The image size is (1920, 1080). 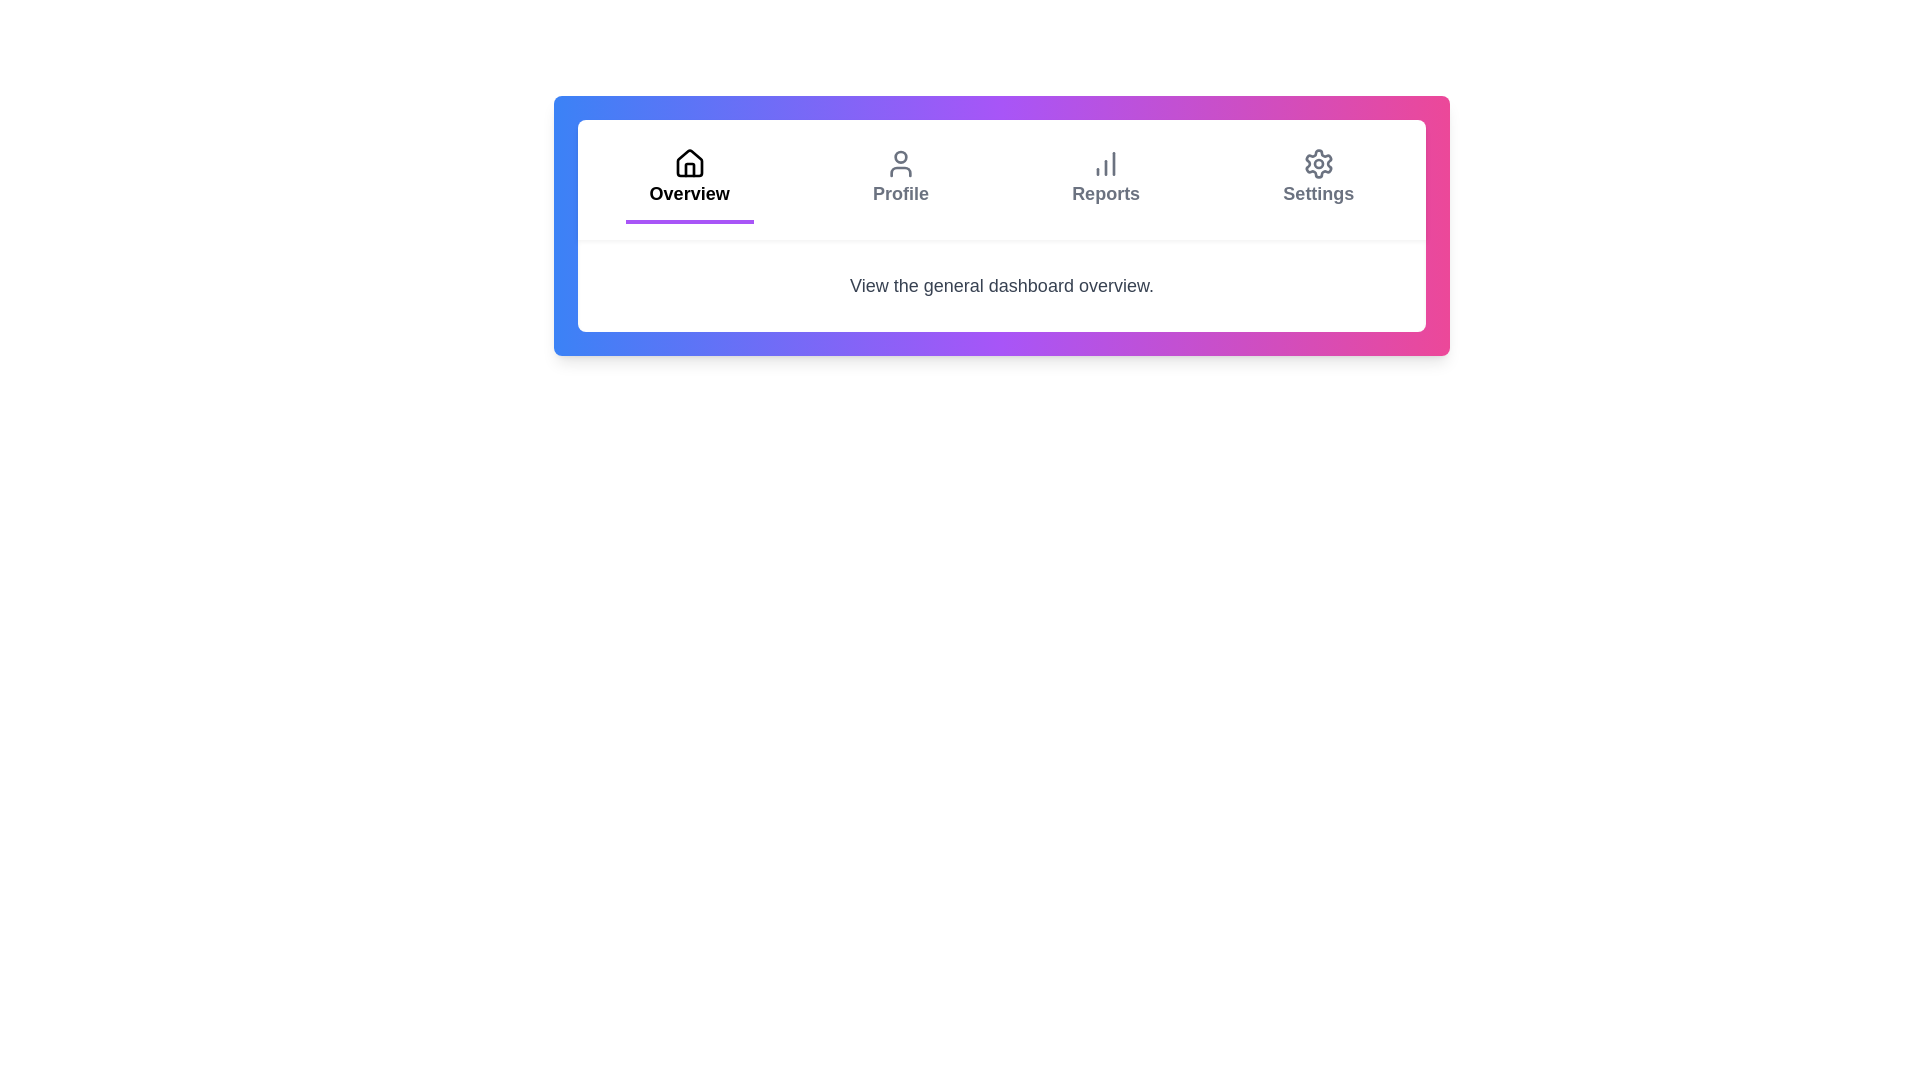 What do you see at coordinates (899, 193) in the screenshot?
I see `the 'Profile' text label in the tab navigation bar, which serves as the identifier for the corresponding profile option` at bounding box center [899, 193].